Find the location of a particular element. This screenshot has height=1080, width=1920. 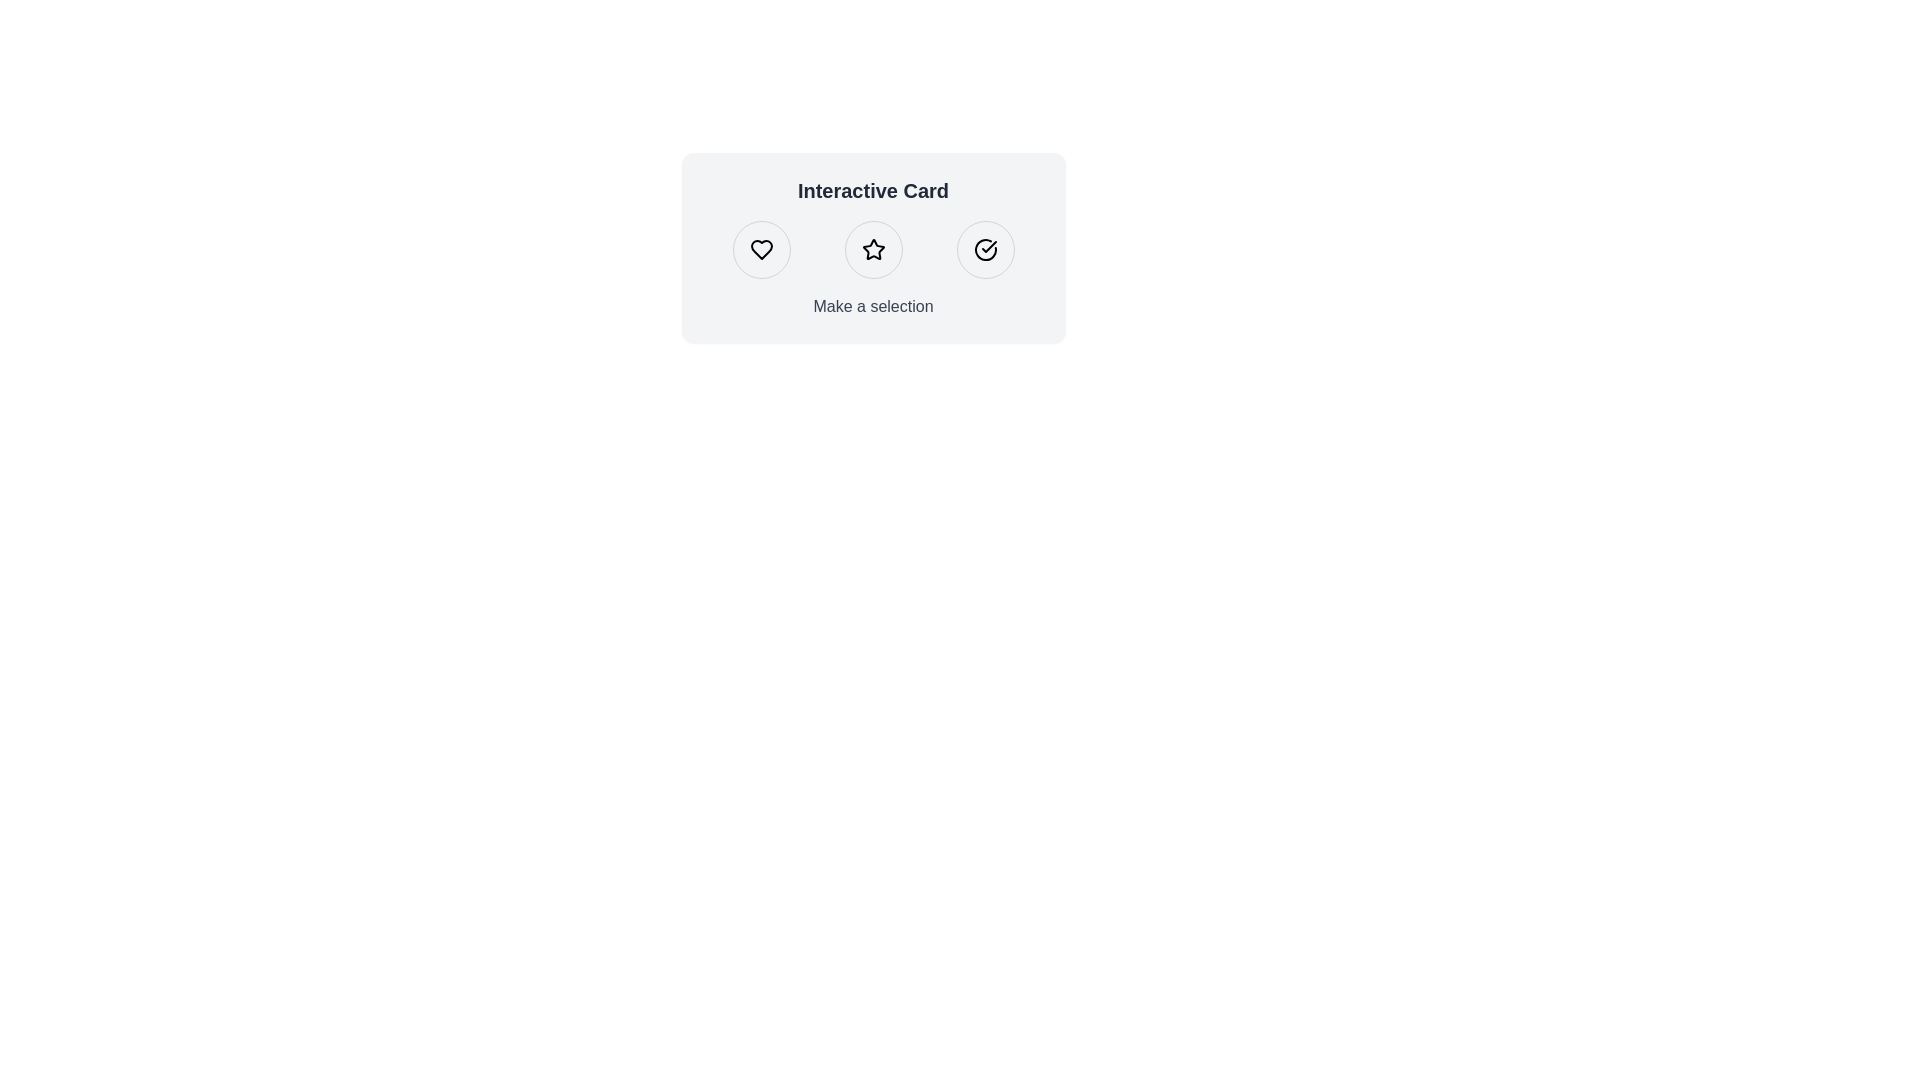

the icon representing a completed or confirmed action, located in the rightmost button of three buttons in the center of the card layout is located at coordinates (988, 245).